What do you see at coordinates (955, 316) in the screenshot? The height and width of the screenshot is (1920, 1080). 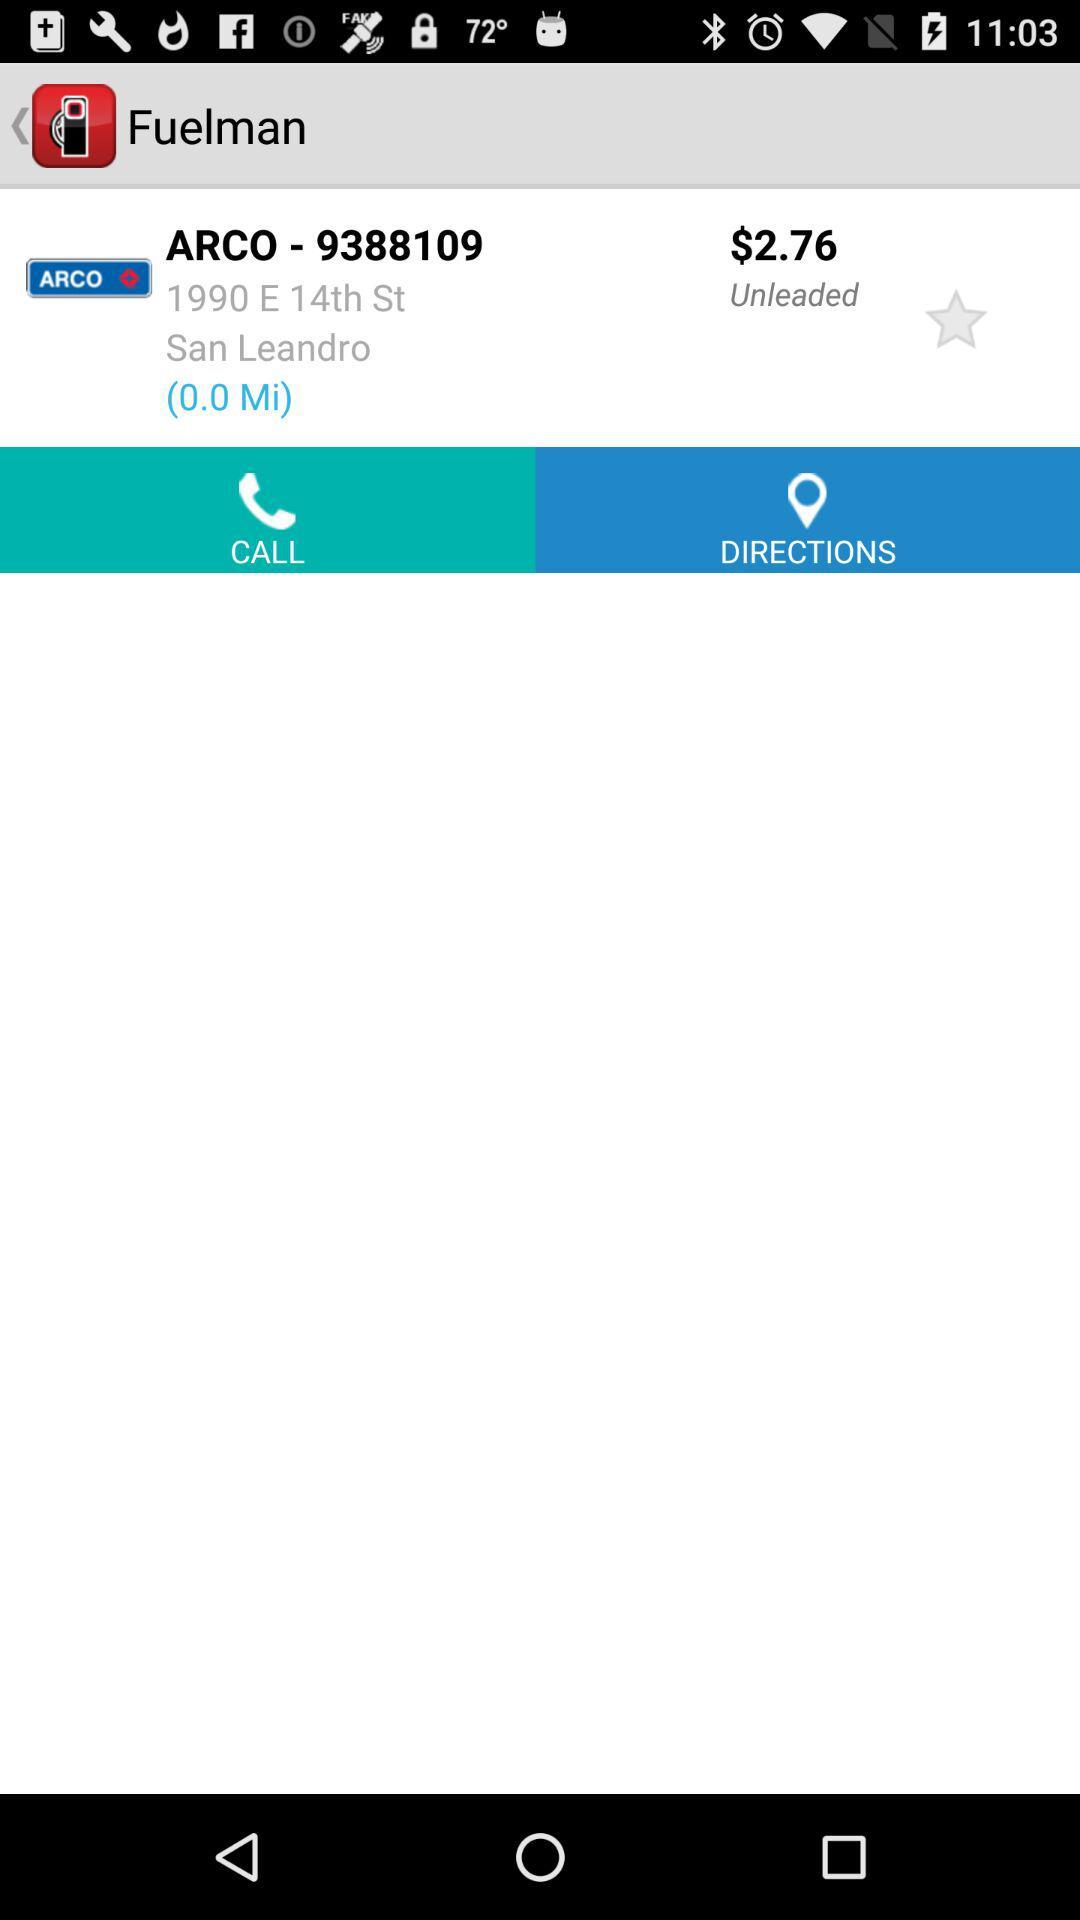 I see `mark as favorite` at bounding box center [955, 316].